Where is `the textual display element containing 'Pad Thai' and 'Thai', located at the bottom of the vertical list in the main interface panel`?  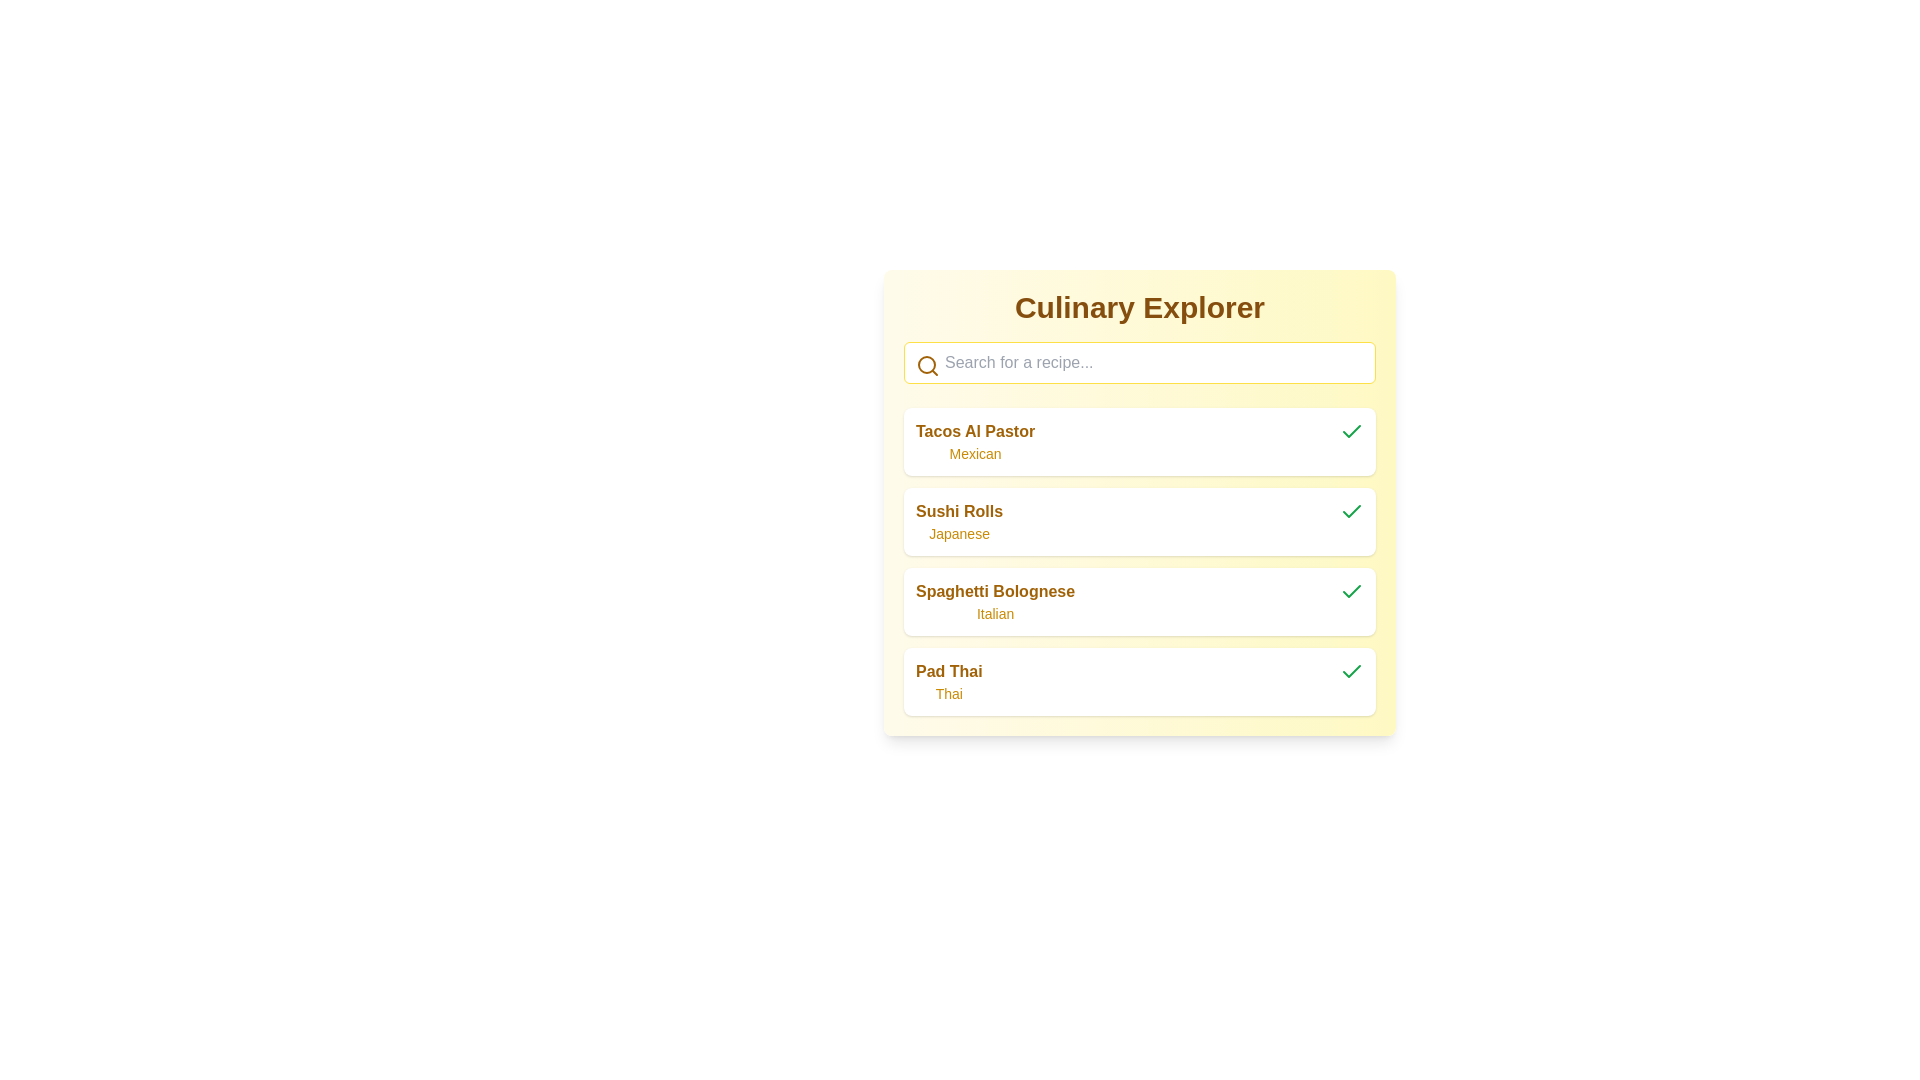 the textual display element containing 'Pad Thai' and 'Thai', located at the bottom of the vertical list in the main interface panel is located at coordinates (948, 681).